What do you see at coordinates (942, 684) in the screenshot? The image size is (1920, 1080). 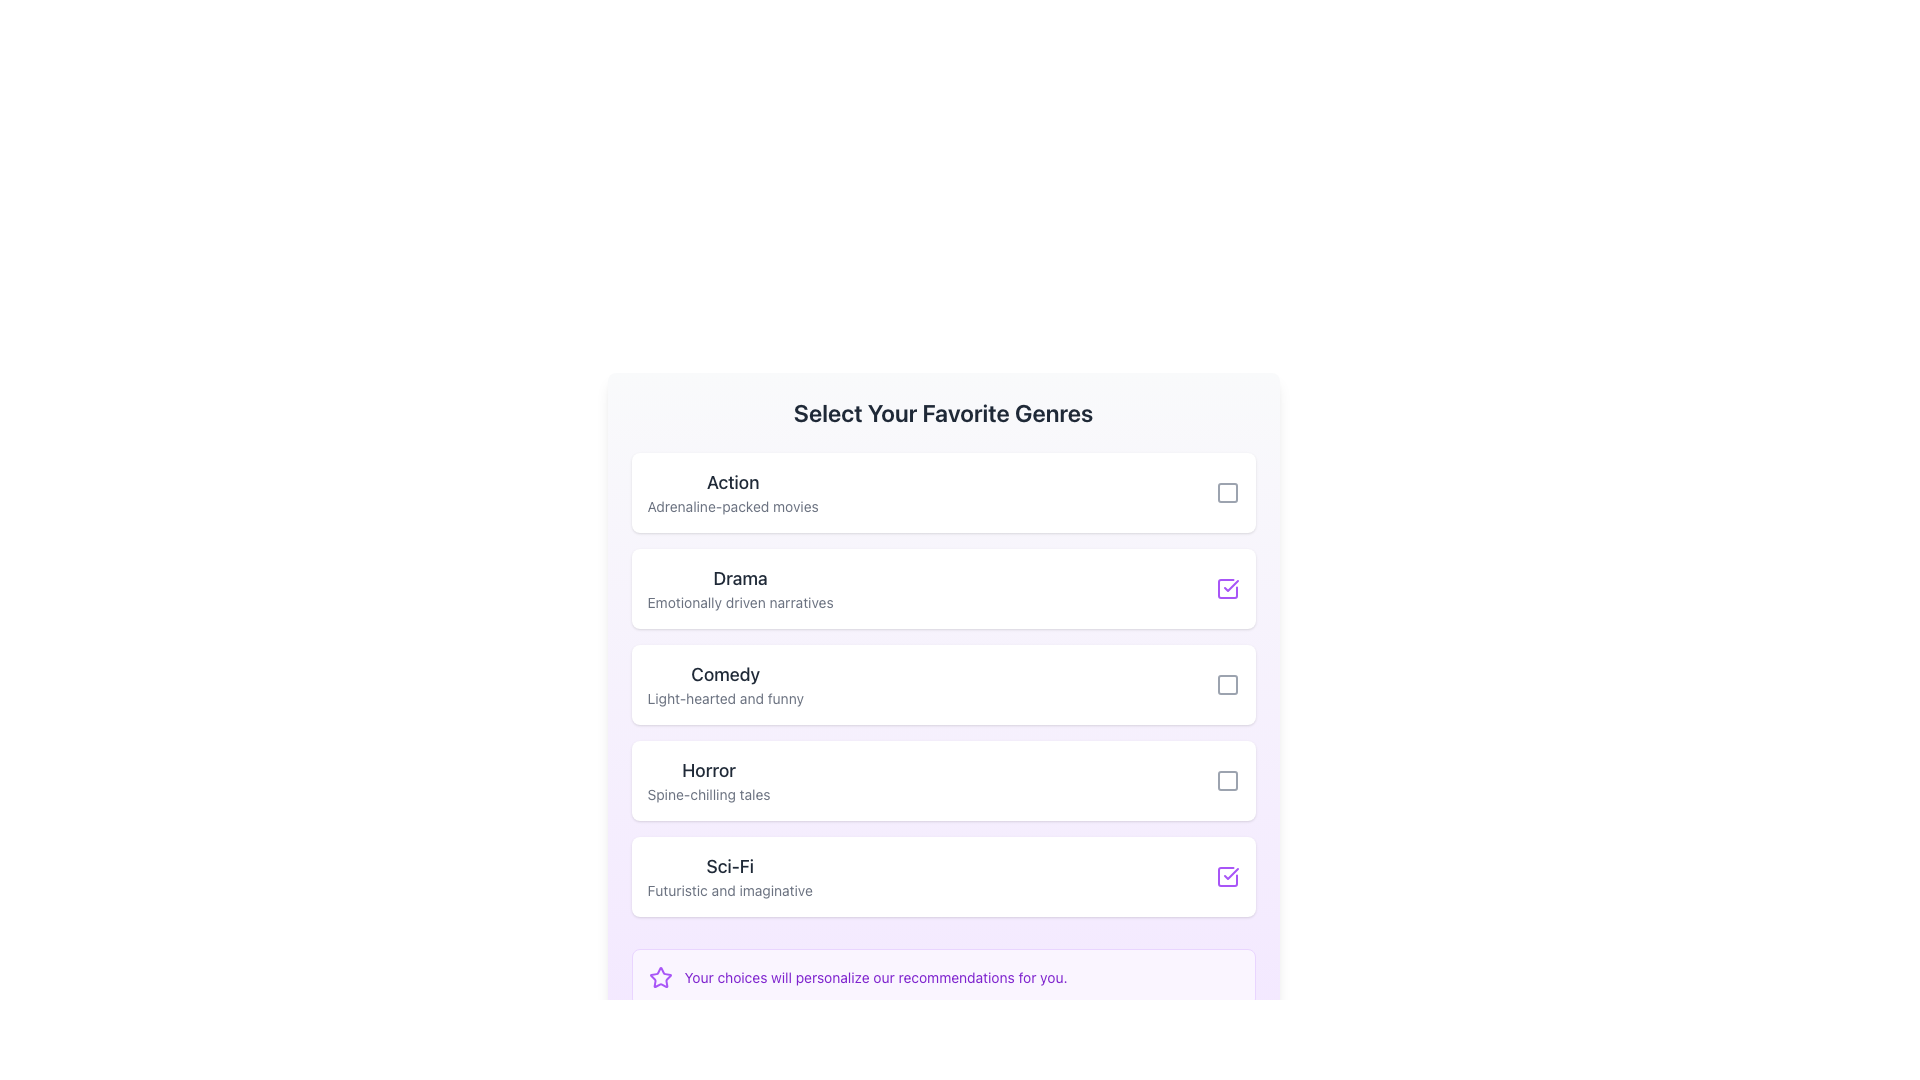 I see `the third genre selection item from the list located in the middle of the page` at bounding box center [942, 684].